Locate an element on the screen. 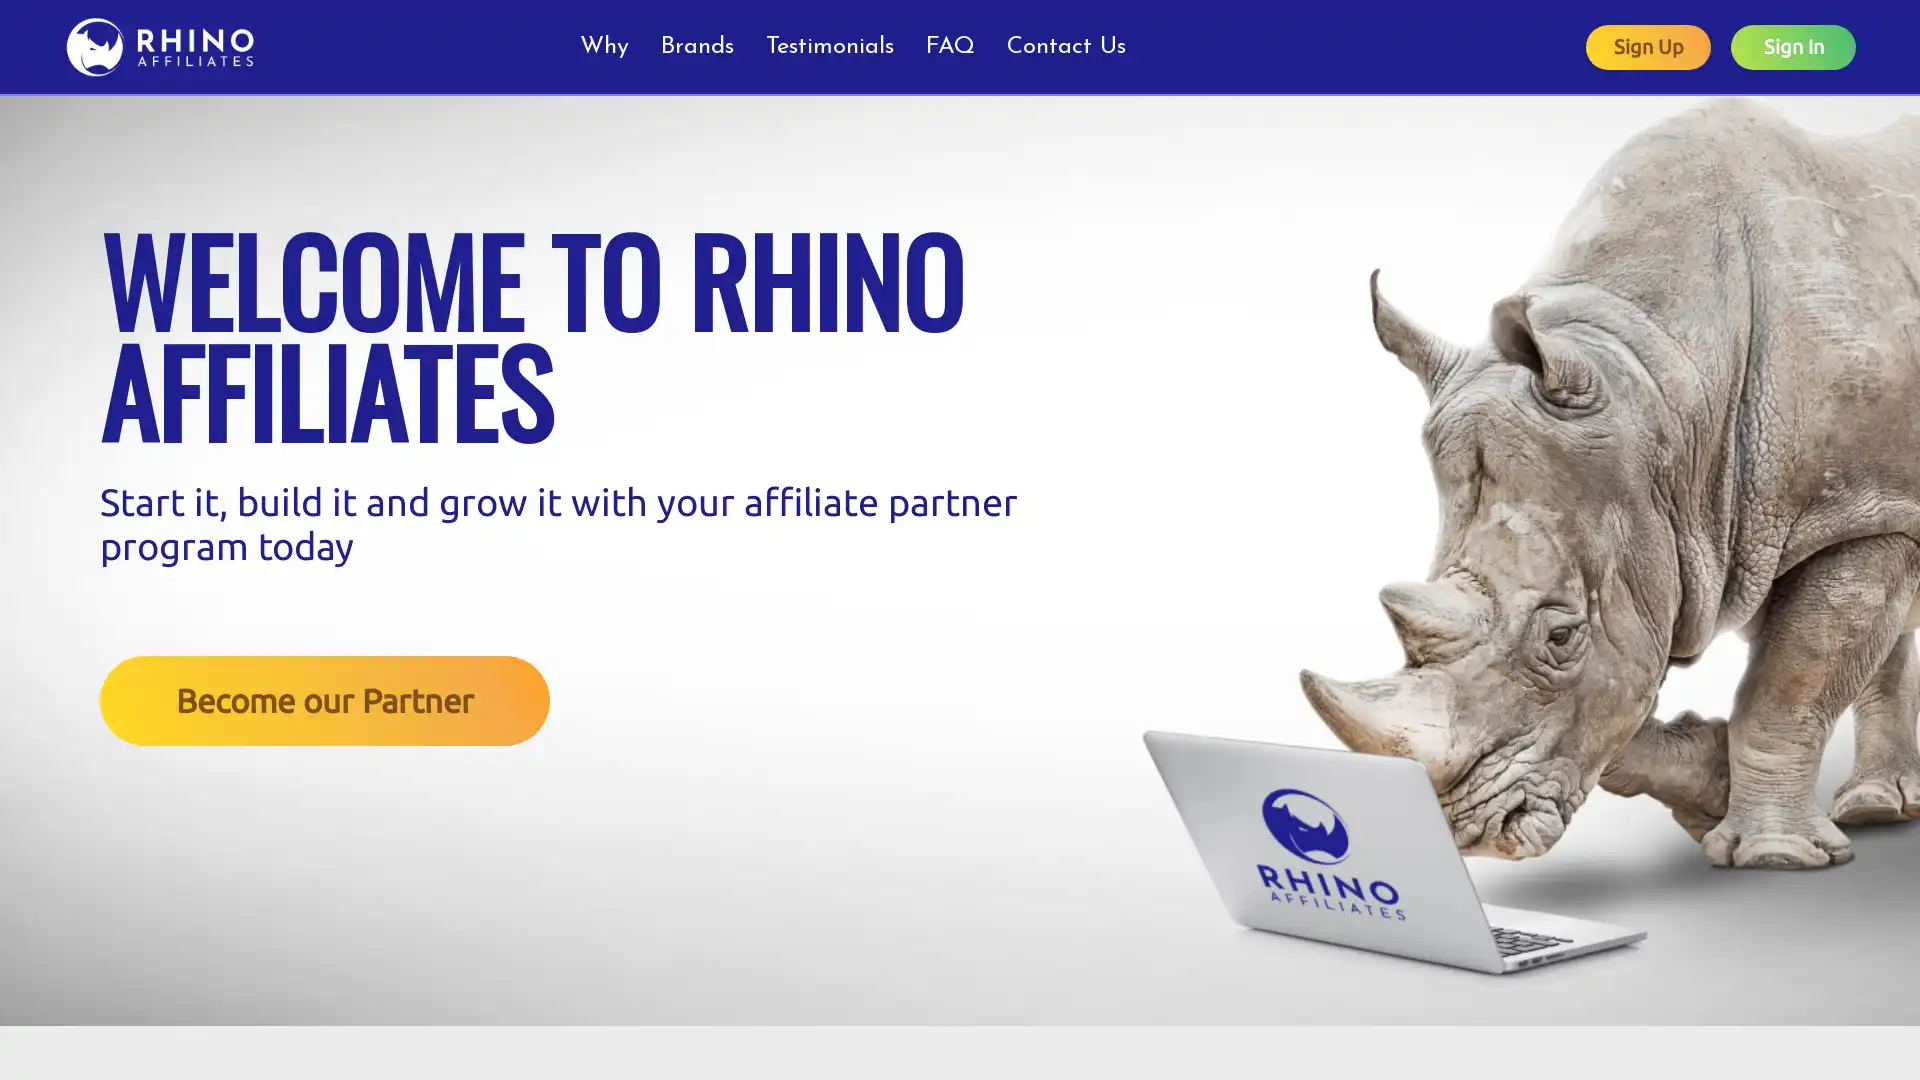 This screenshot has height=1080, width=1920. Sign Up is located at coordinates (1648, 45).